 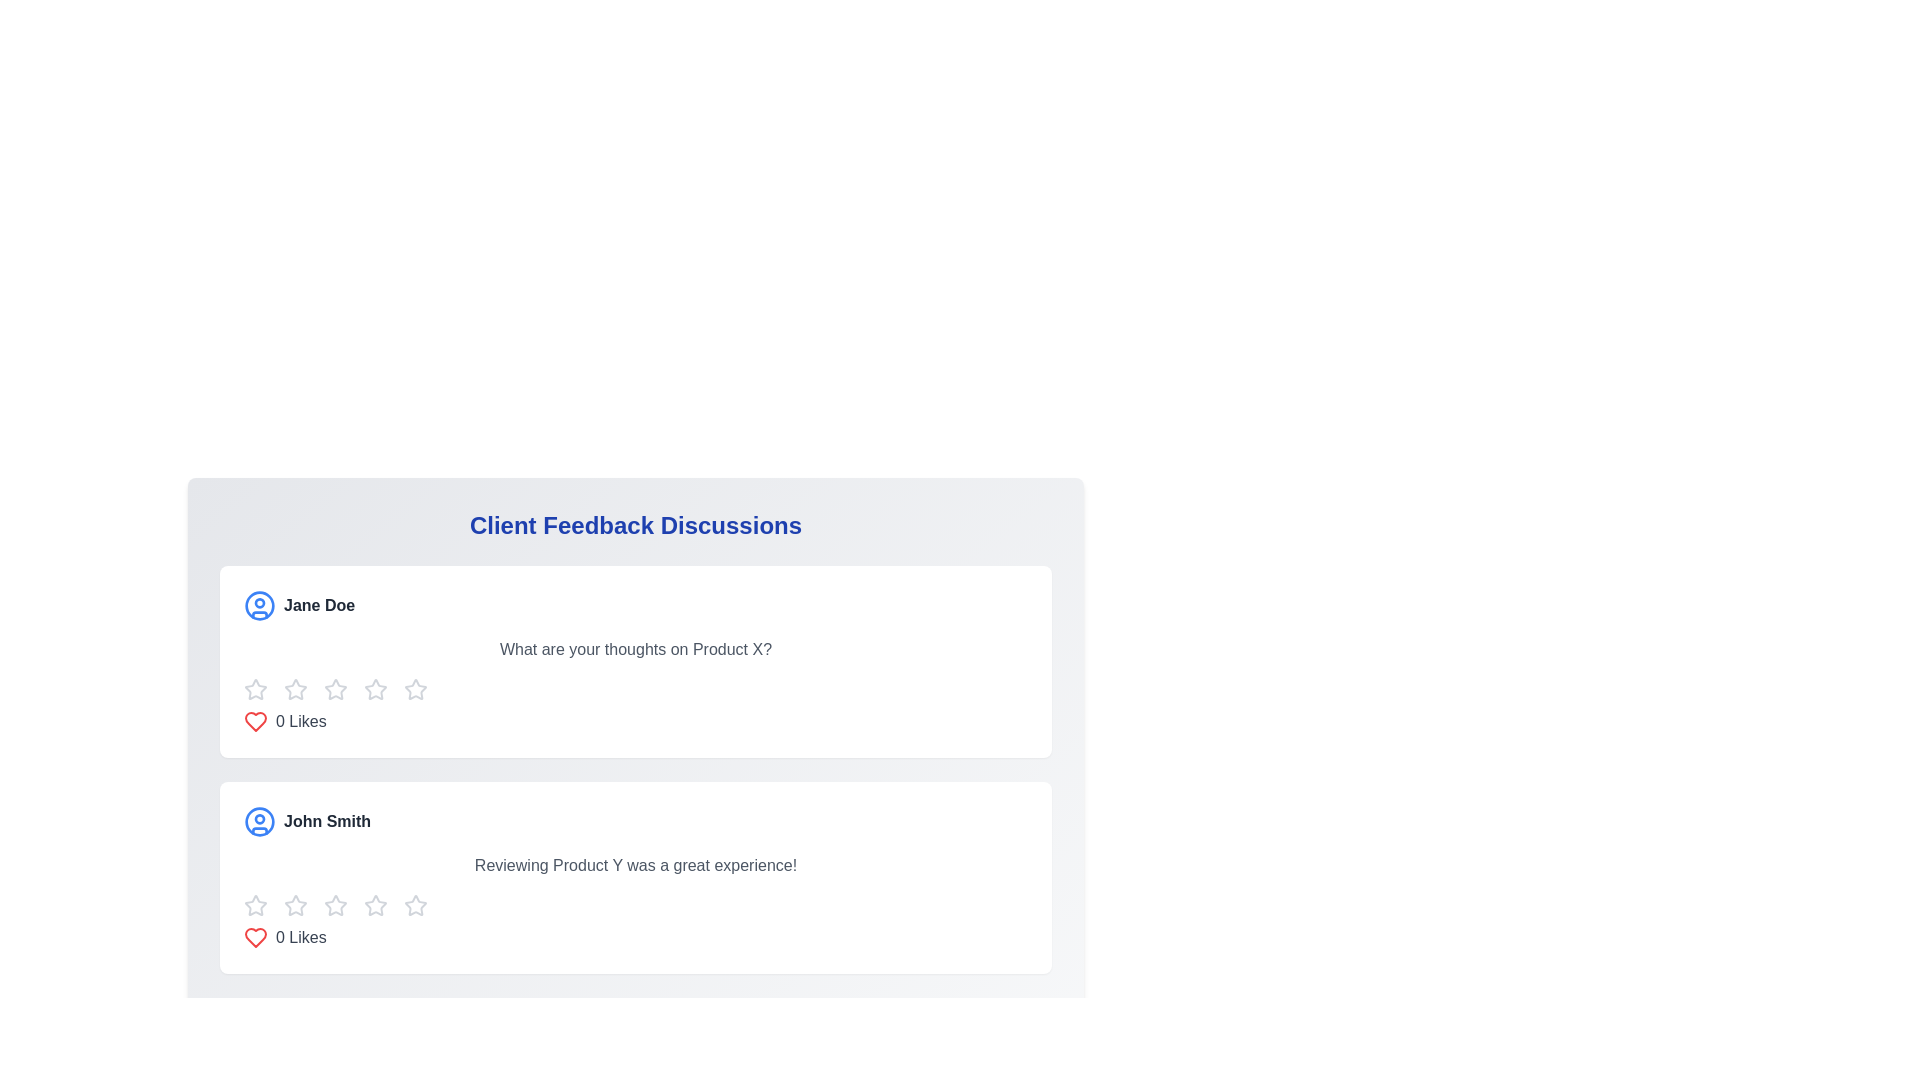 I want to click on the first rating star icon, which is a light gray star-shaped element in a horizontal row of five stars, for user customization scenarios, so click(x=254, y=689).